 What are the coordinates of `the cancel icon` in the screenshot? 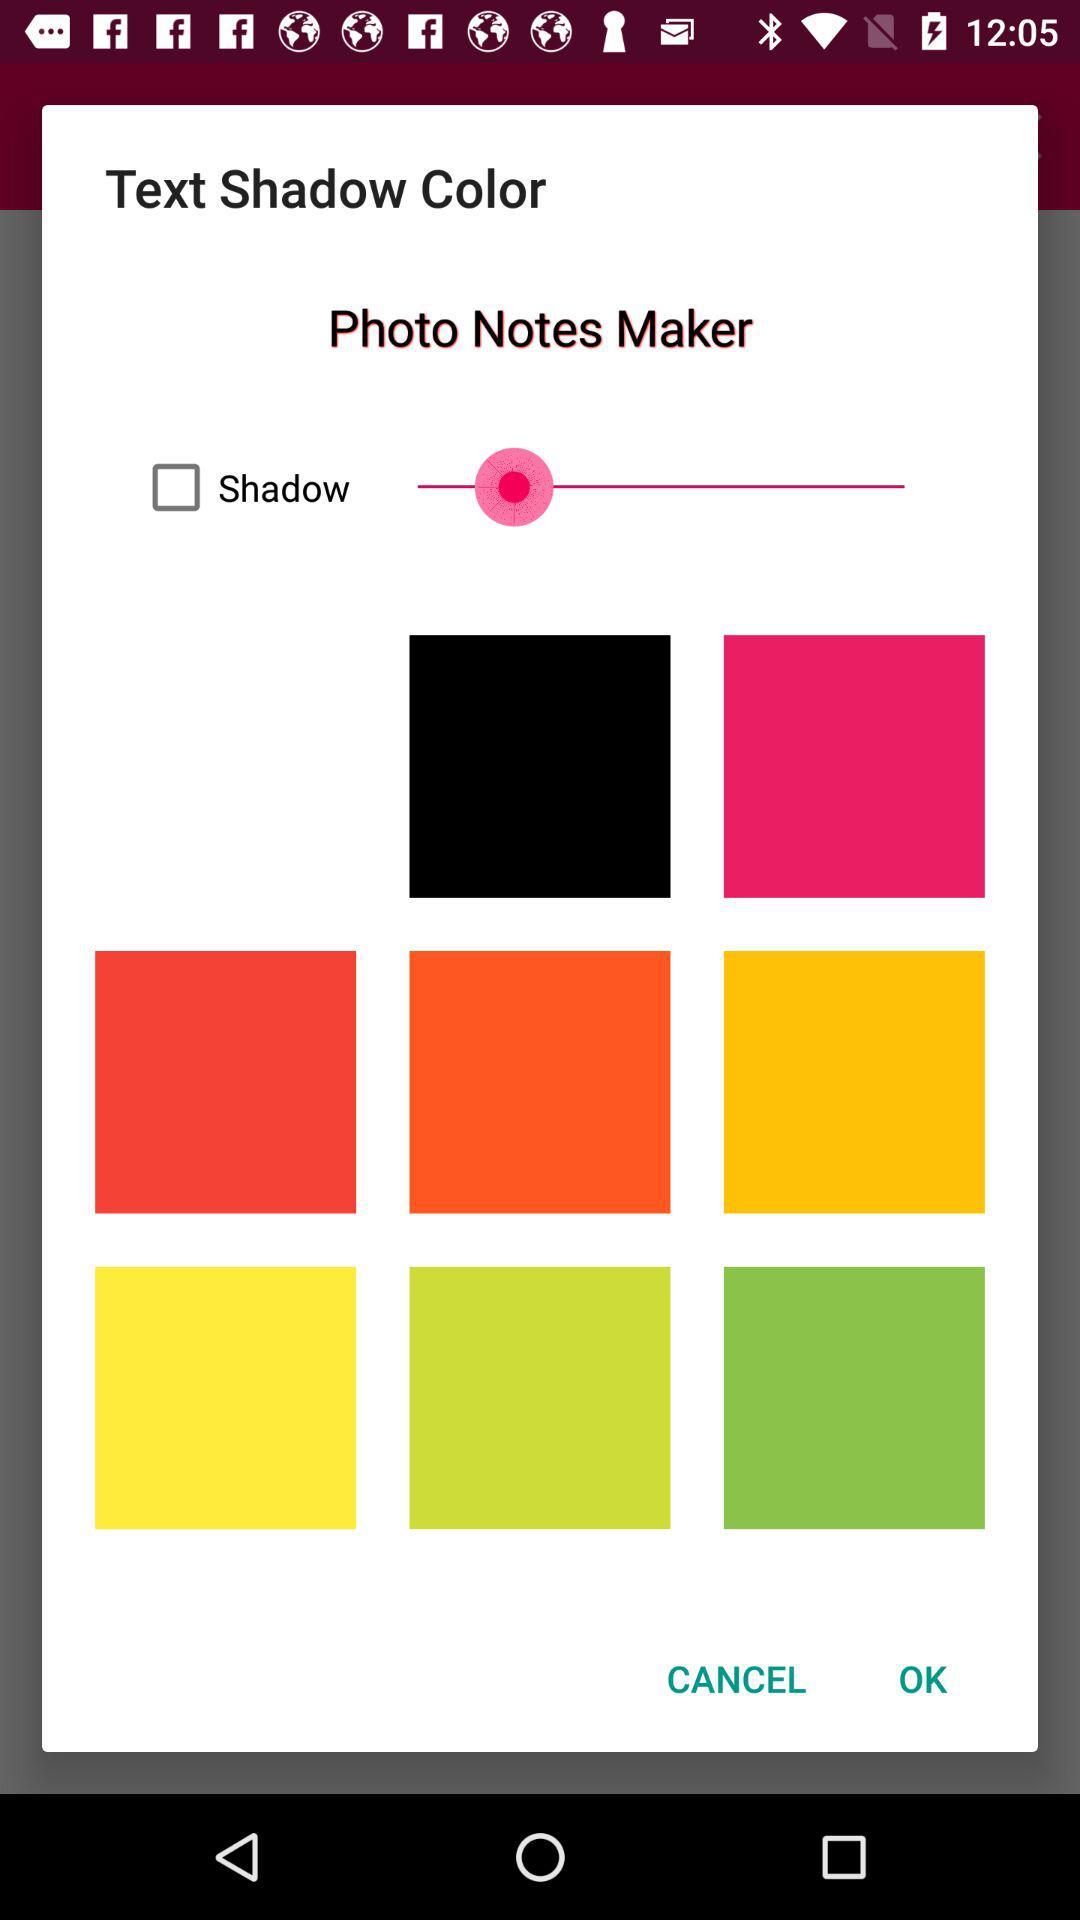 It's located at (736, 1678).